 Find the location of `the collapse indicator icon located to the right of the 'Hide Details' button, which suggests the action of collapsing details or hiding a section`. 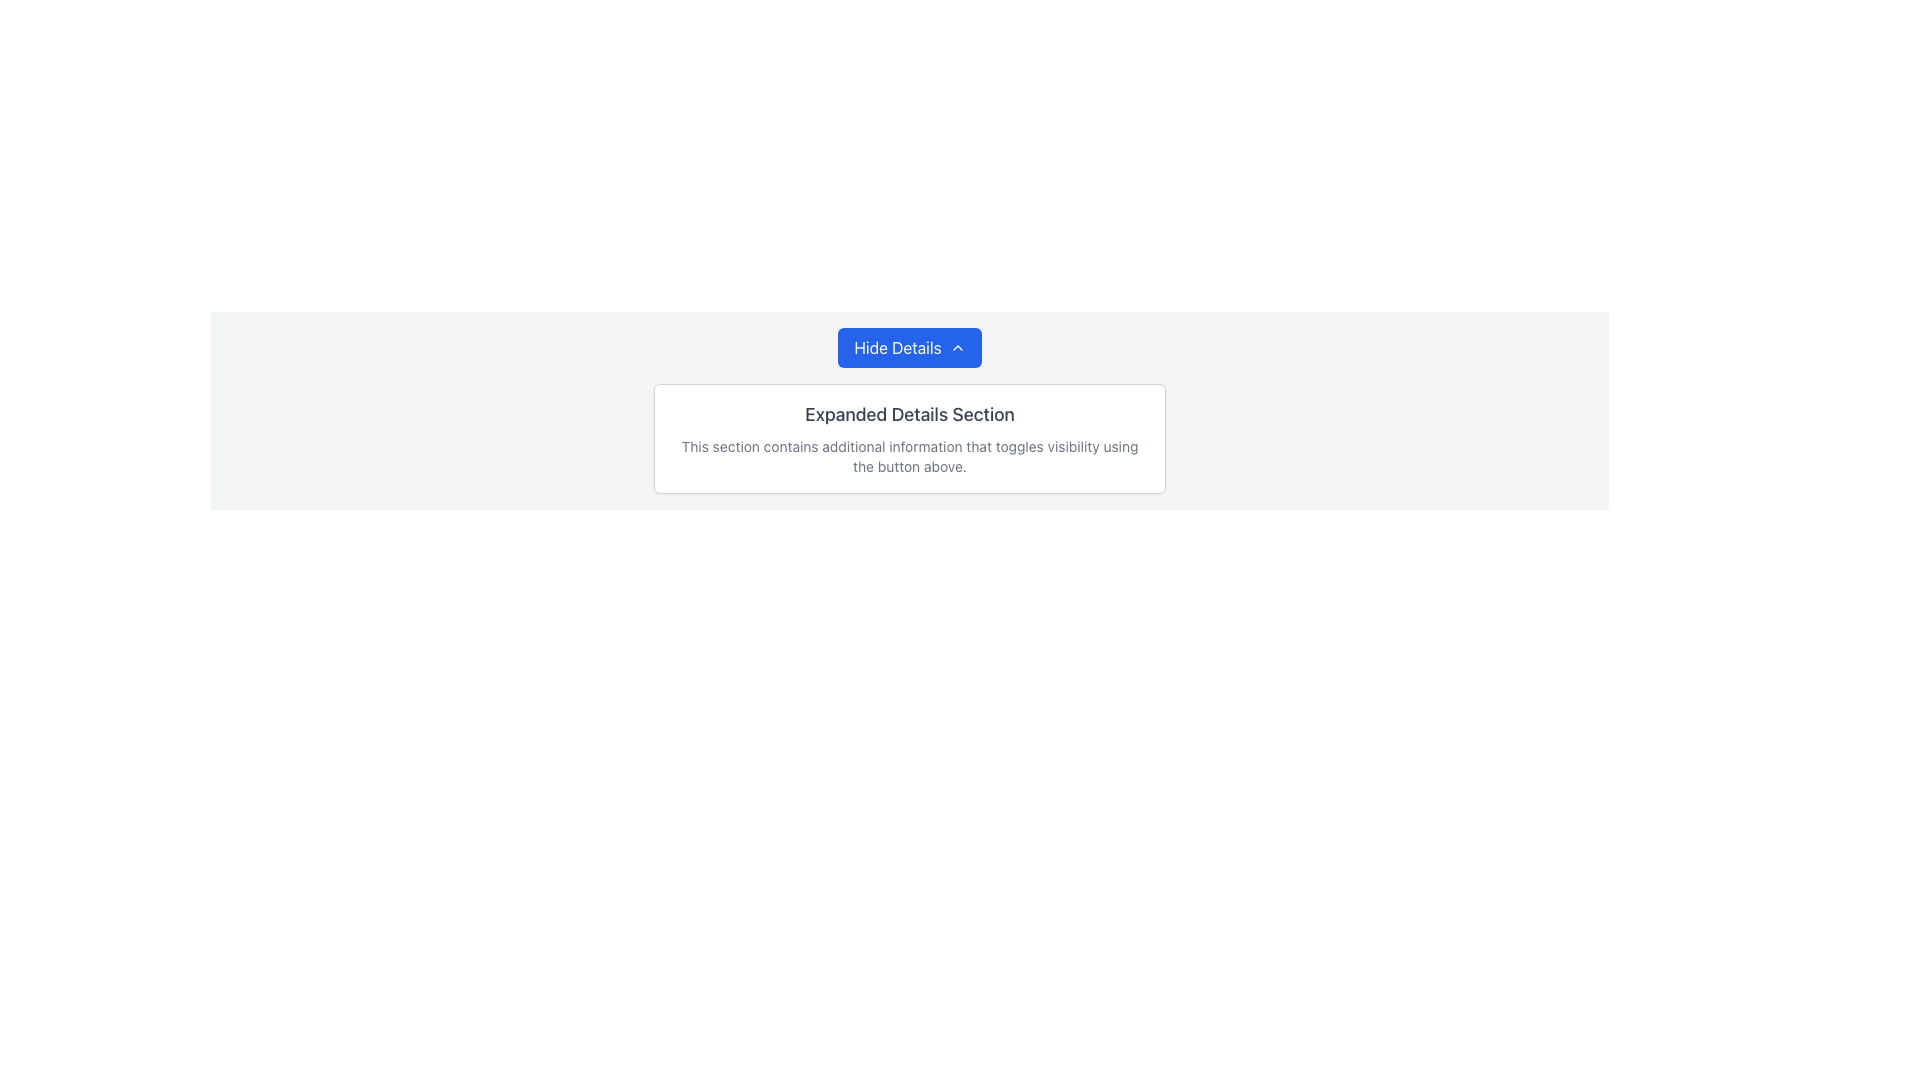

the collapse indicator icon located to the right of the 'Hide Details' button, which suggests the action of collapsing details or hiding a section is located at coordinates (956, 346).